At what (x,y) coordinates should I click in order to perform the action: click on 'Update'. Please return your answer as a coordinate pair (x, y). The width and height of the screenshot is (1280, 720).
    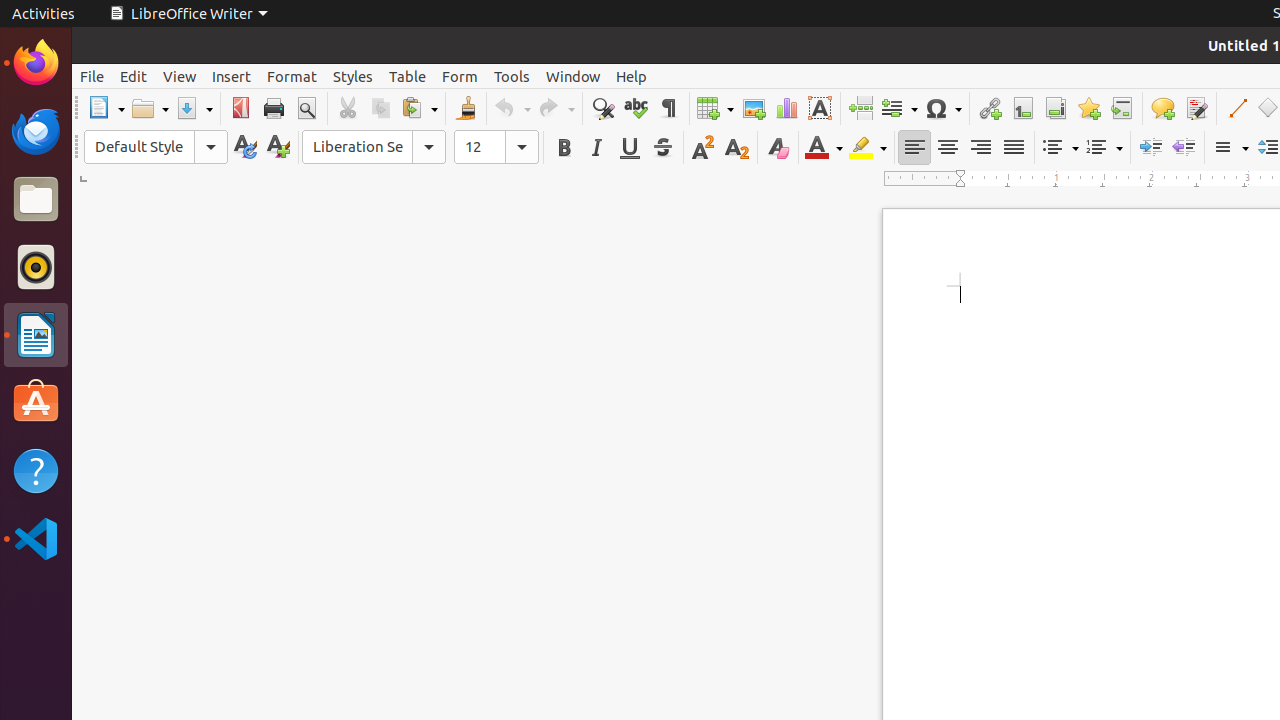
    Looking at the image, I should click on (243, 146).